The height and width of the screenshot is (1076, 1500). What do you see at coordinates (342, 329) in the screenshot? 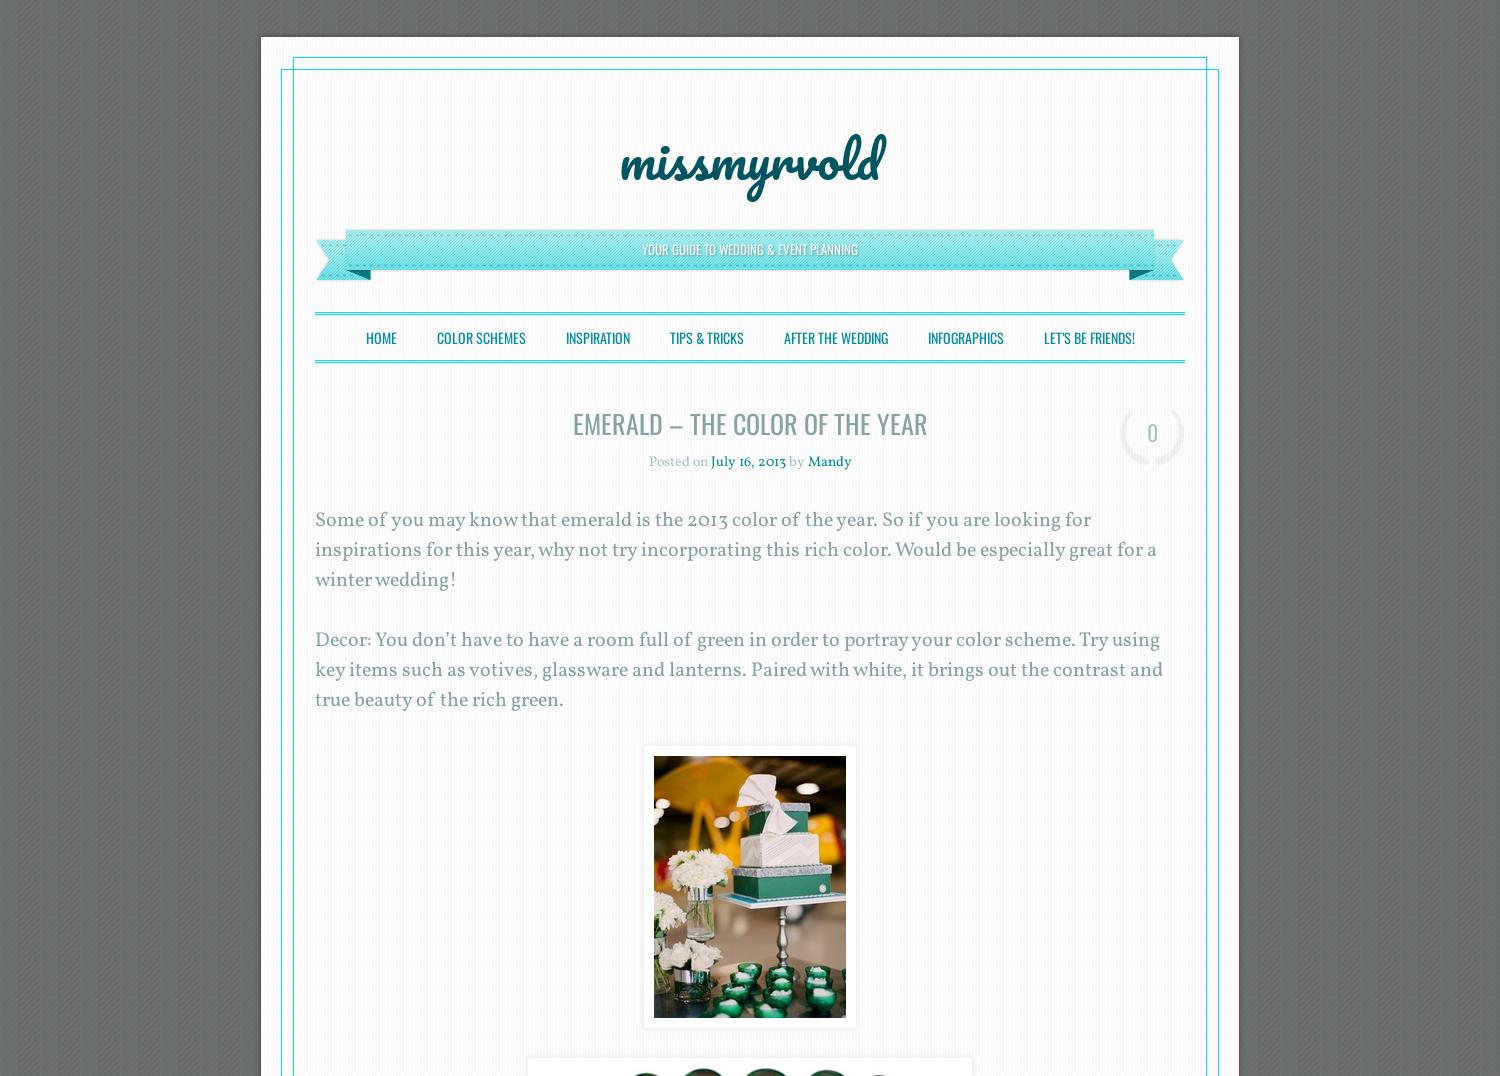
I see `'Menu'` at bounding box center [342, 329].